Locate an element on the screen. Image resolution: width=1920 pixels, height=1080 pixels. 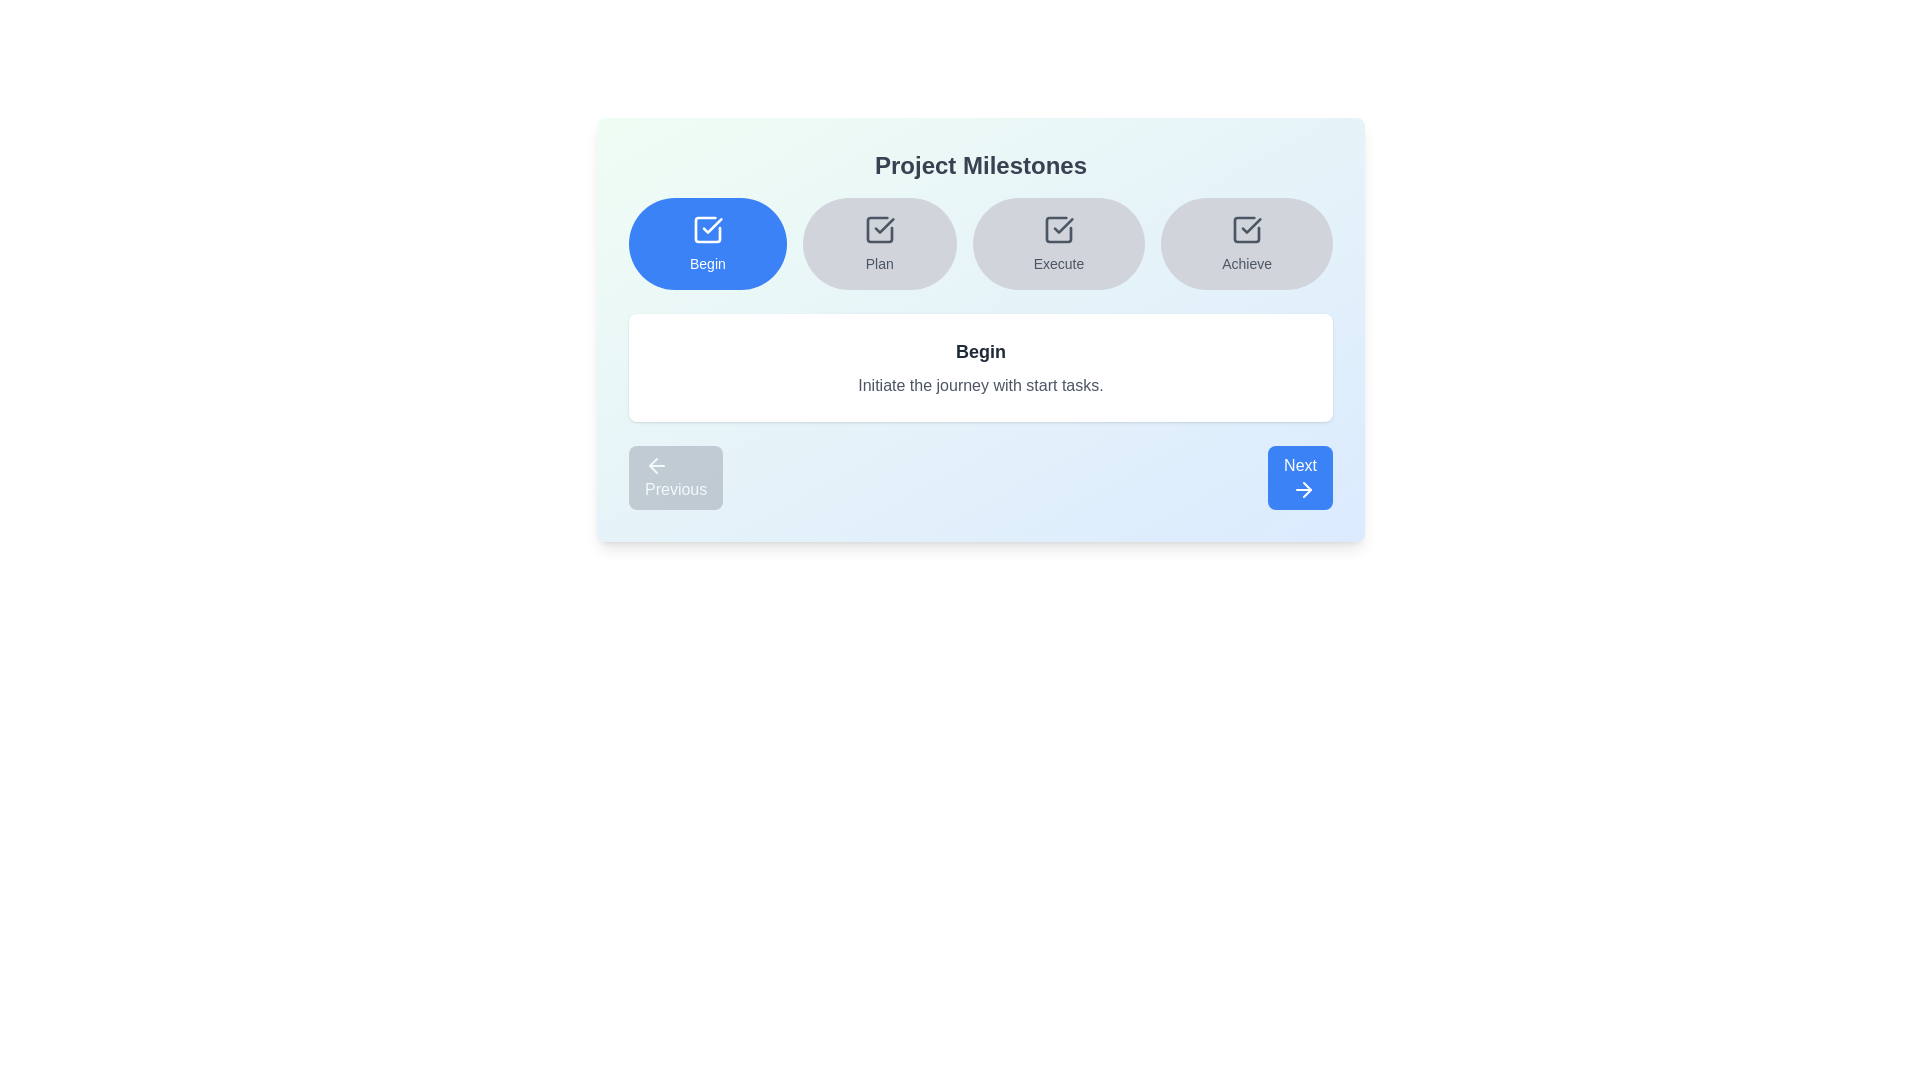
the completion icon of the 'Execute' milestone button, which is the third button in the sequence of four milestone buttons at the top center of the interface is located at coordinates (1058, 229).